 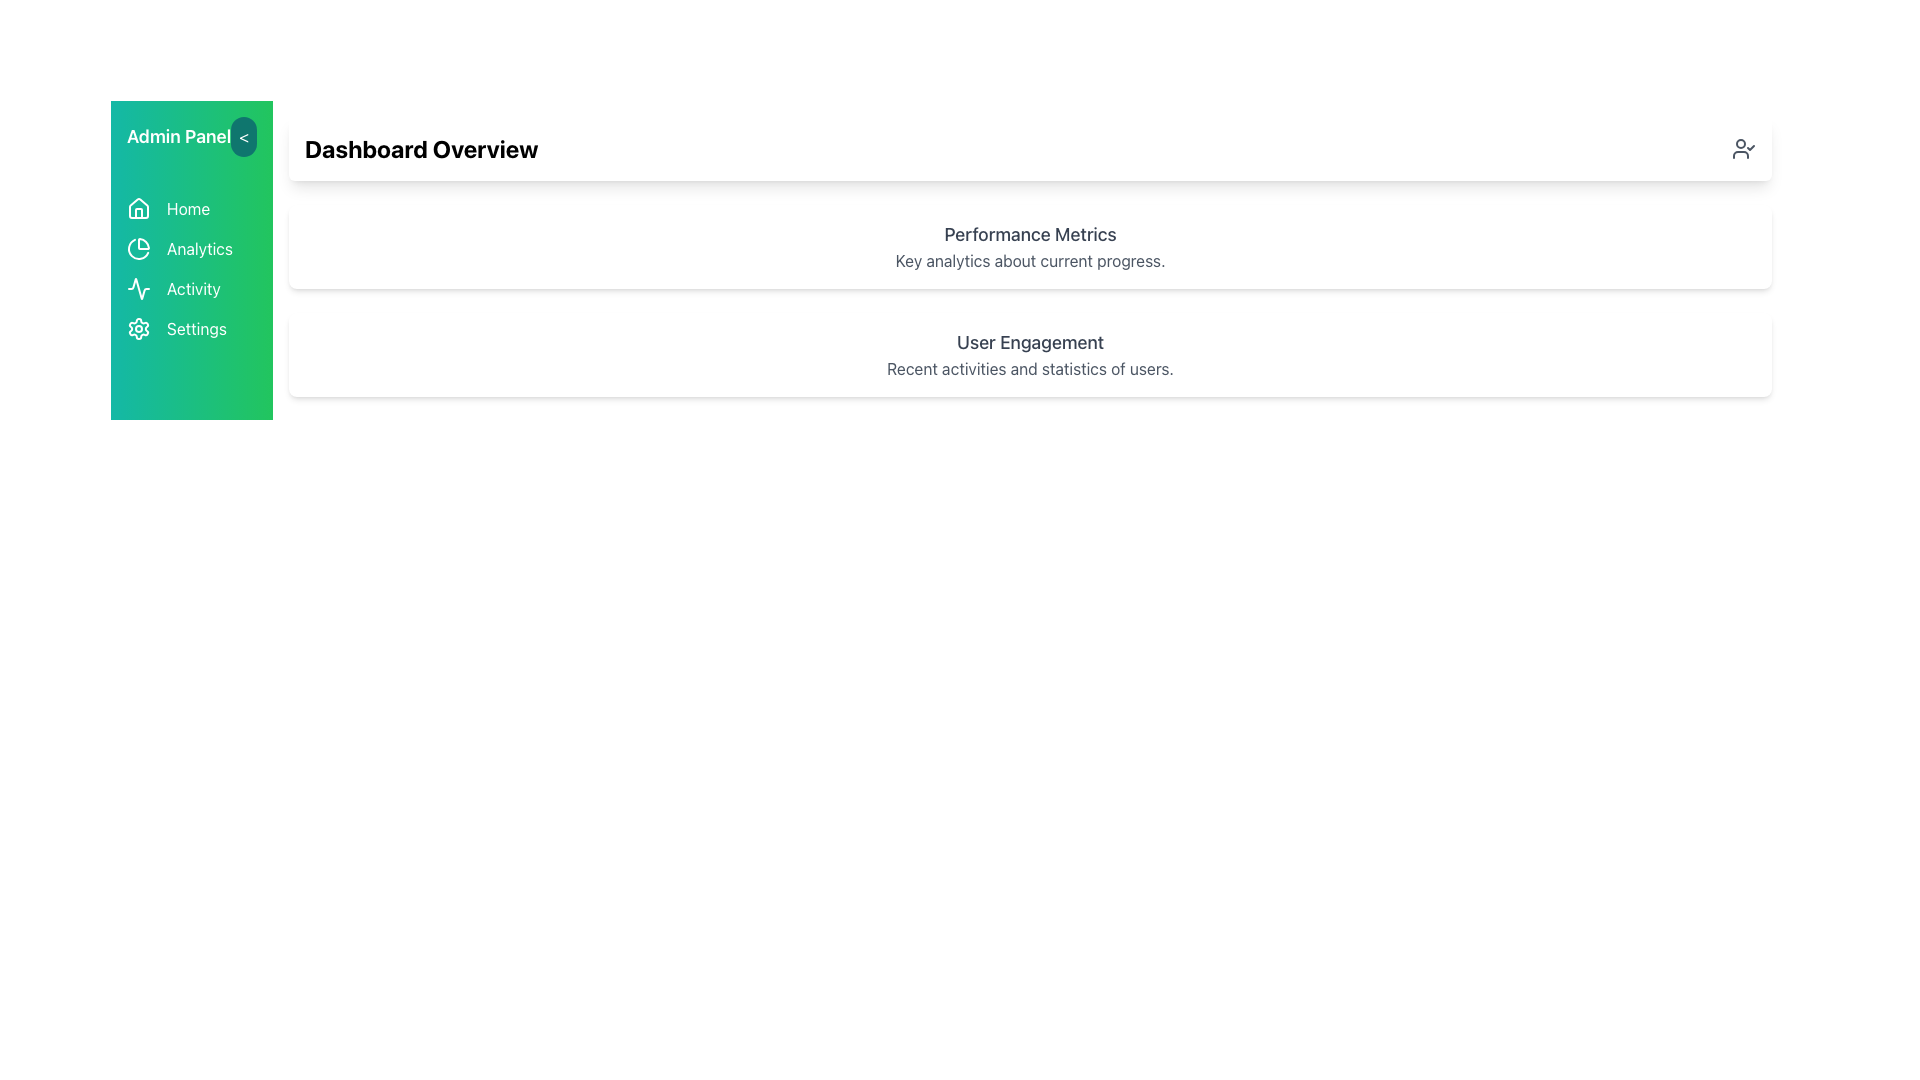 I want to click on the gear-shaped icon with a white outline on a green background, located to the left of the 'Settings' label in the sidebar, so click(x=138, y=327).